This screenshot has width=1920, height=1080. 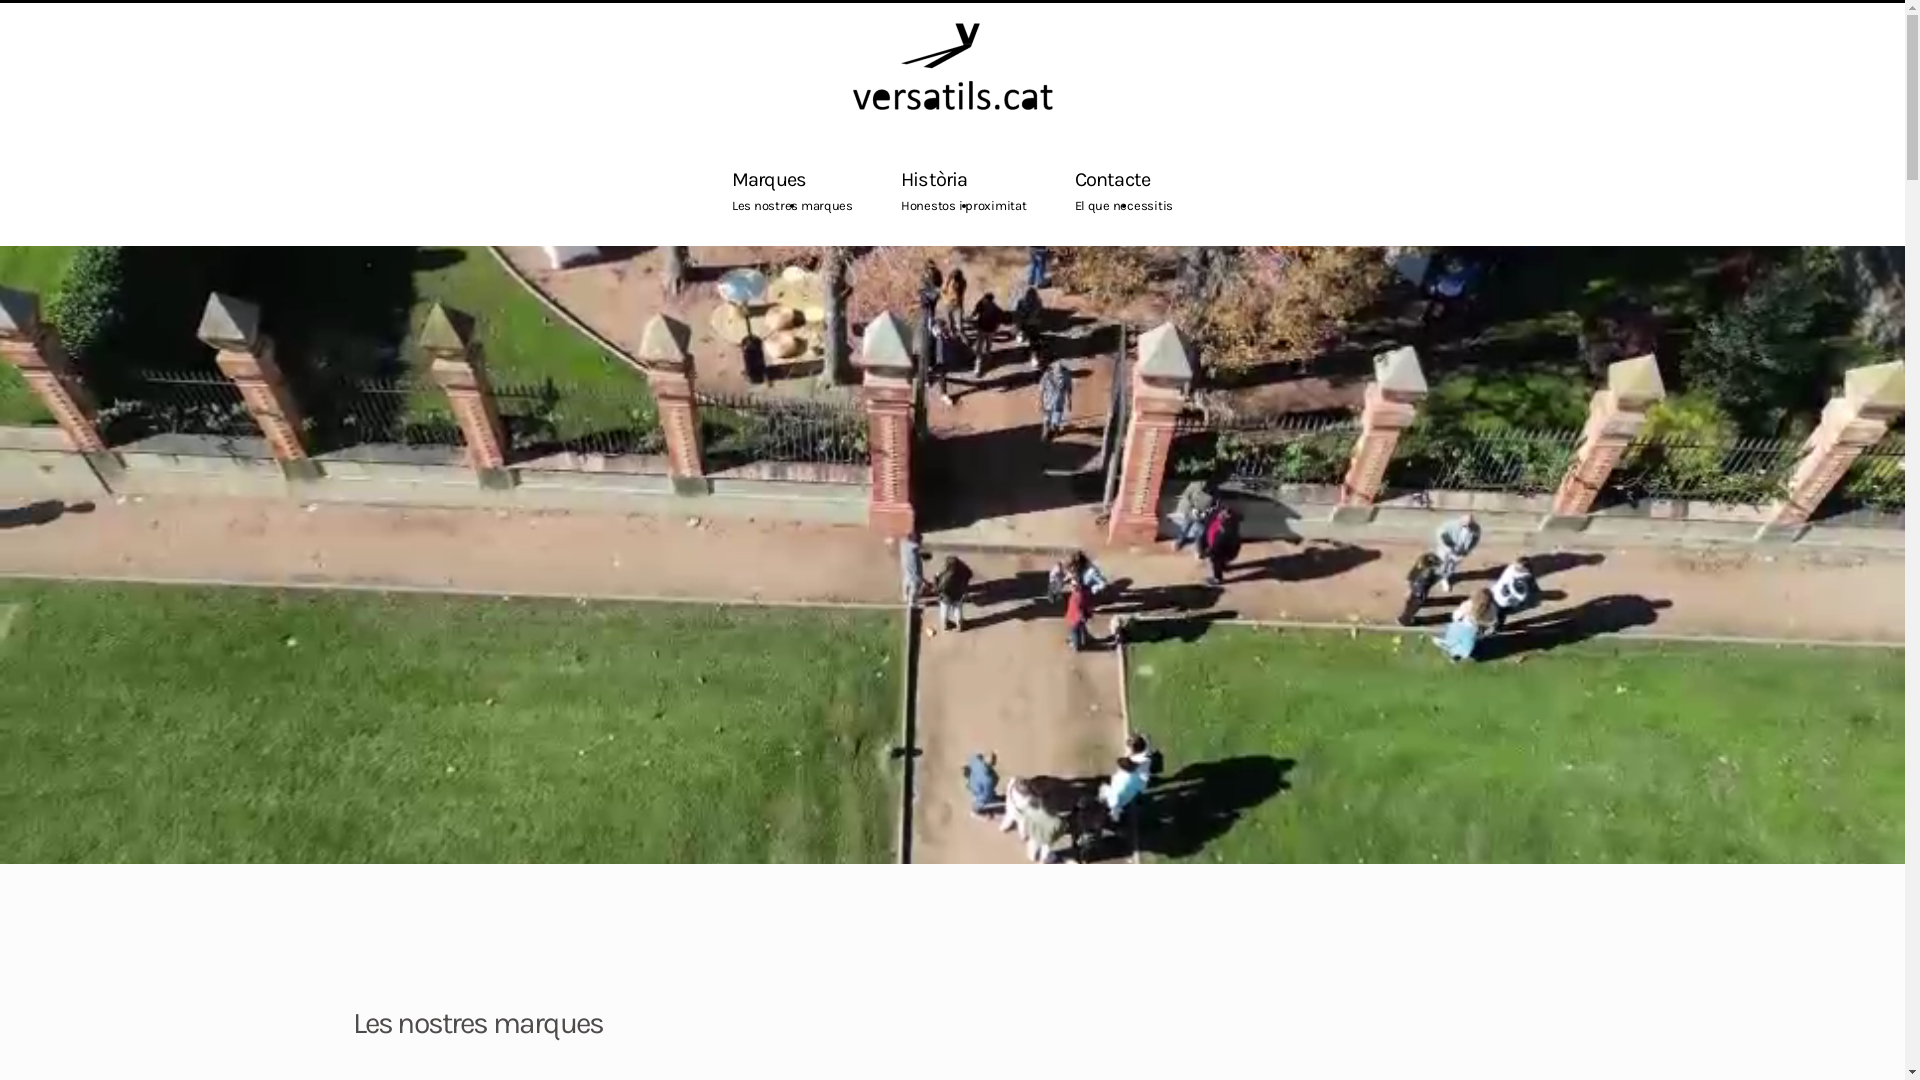 I want to click on 'Marques, so click(x=791, y=188).